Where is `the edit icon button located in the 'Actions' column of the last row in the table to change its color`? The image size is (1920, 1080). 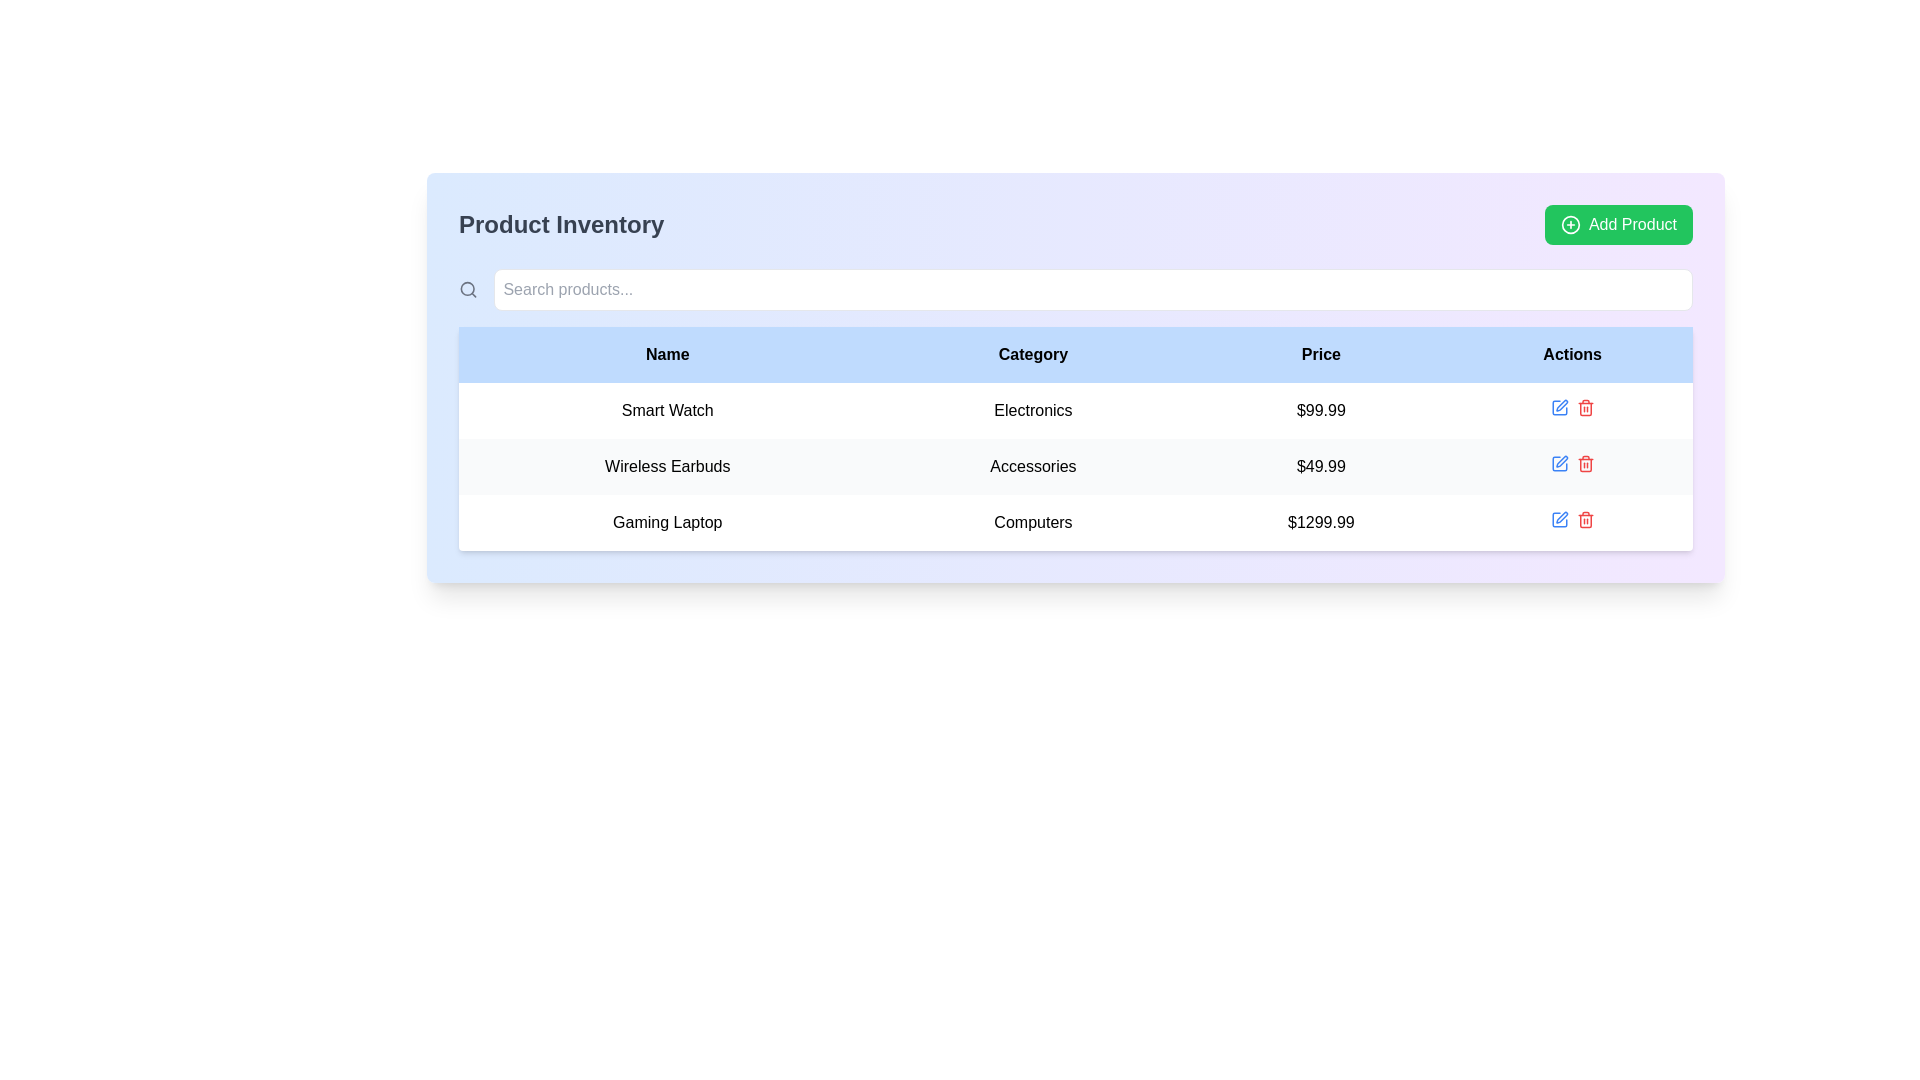
the edit icon button located in the 'Actions' column of the last row in the table to change its color is located at coordinates (1558, 519).